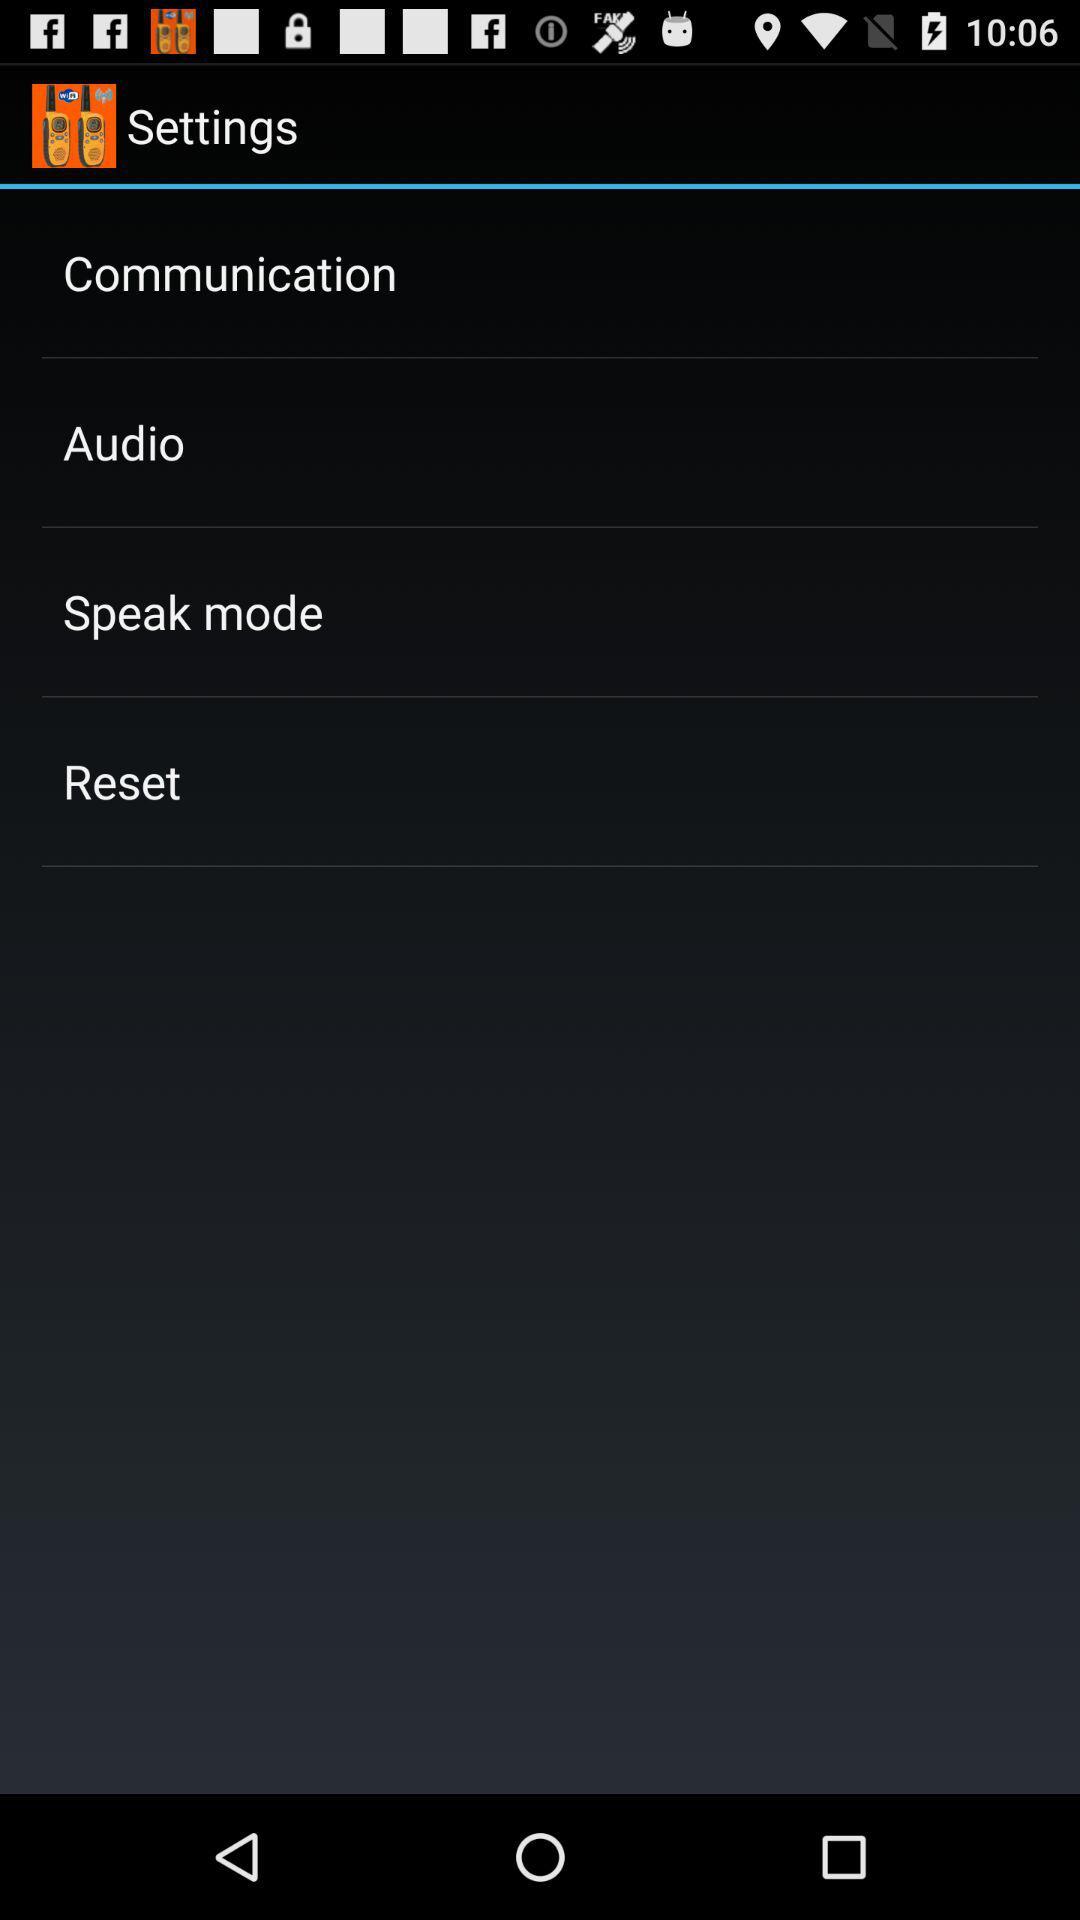 Image resolution: width=1080 pixels, height=1920 pixels. What do you see at coordinates (124, 441) in the screenshot?
I see `icon above speak mode icon` at bounding box center [124, 441].